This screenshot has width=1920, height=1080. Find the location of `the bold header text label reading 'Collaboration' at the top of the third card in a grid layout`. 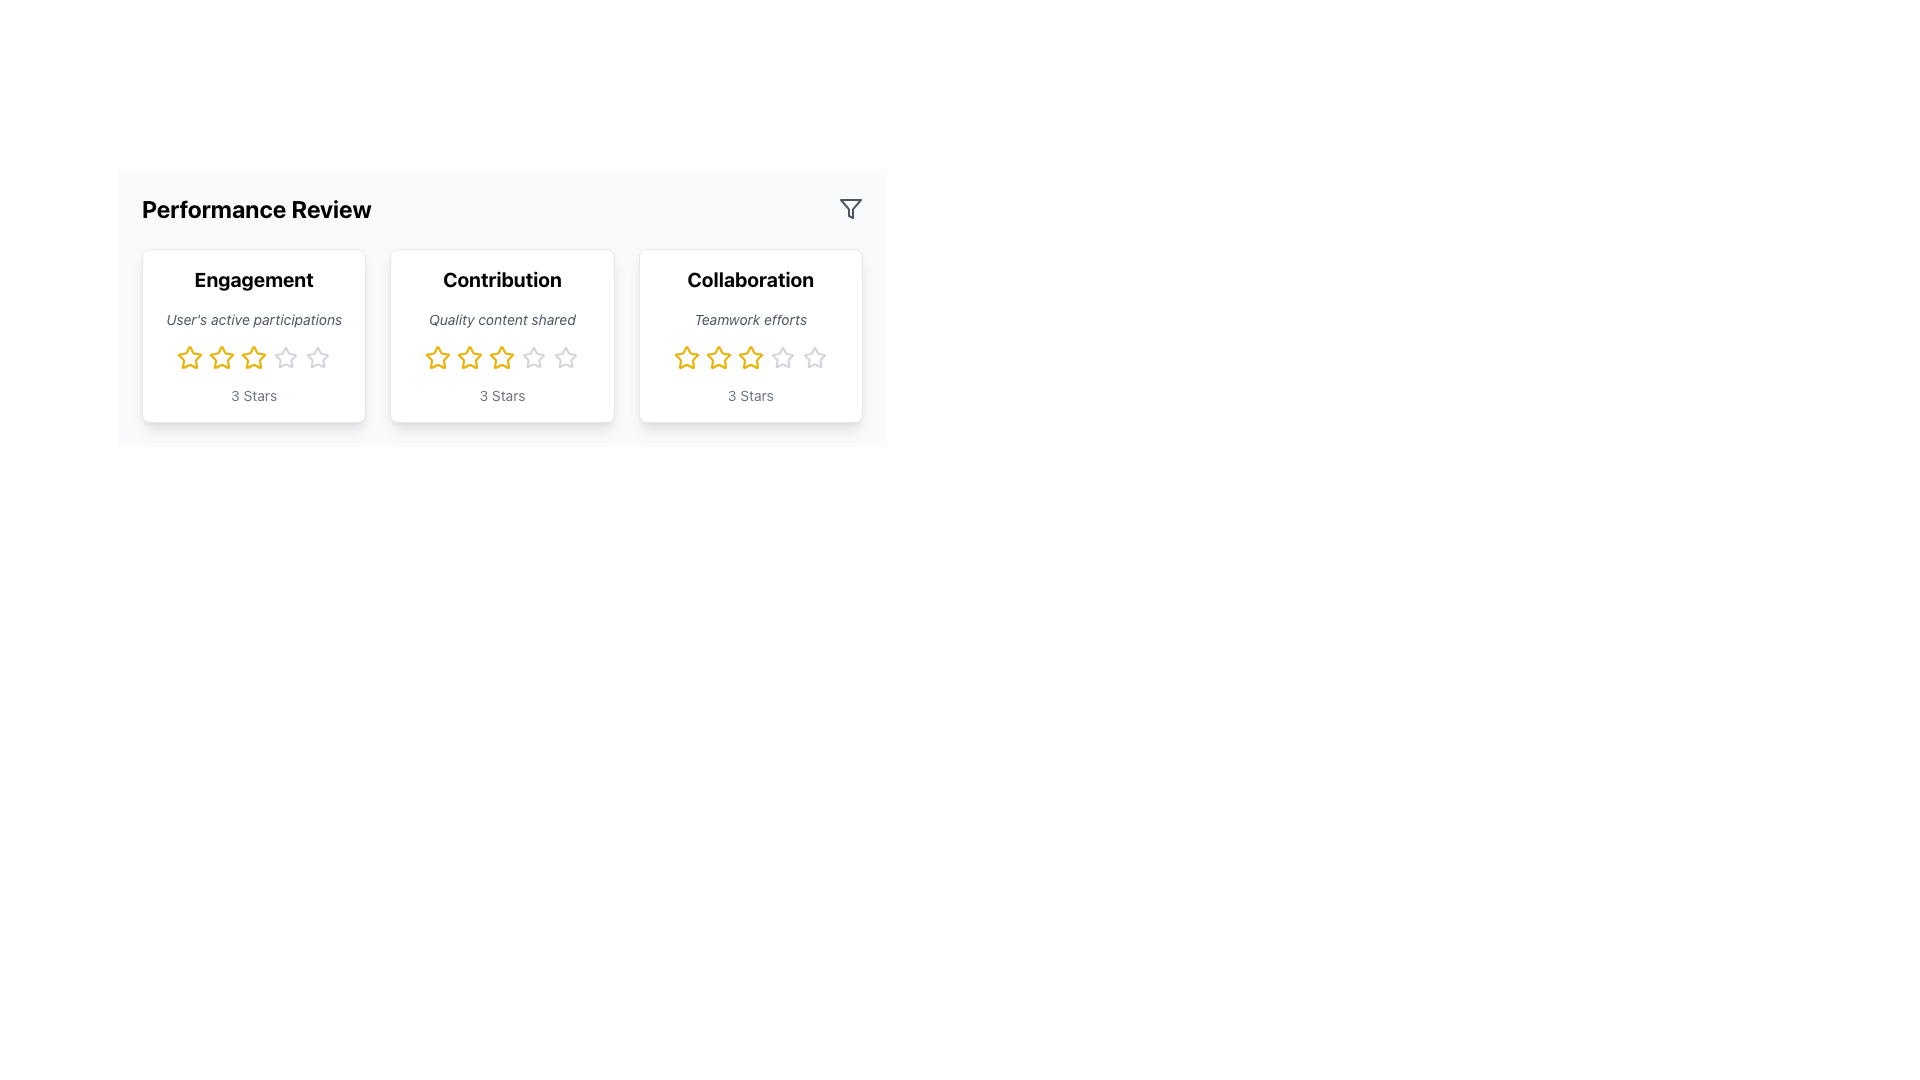

the bold header text label reading 'Collaboration' at the top of the third card in a grid layout is located at coordinates (749, 280).